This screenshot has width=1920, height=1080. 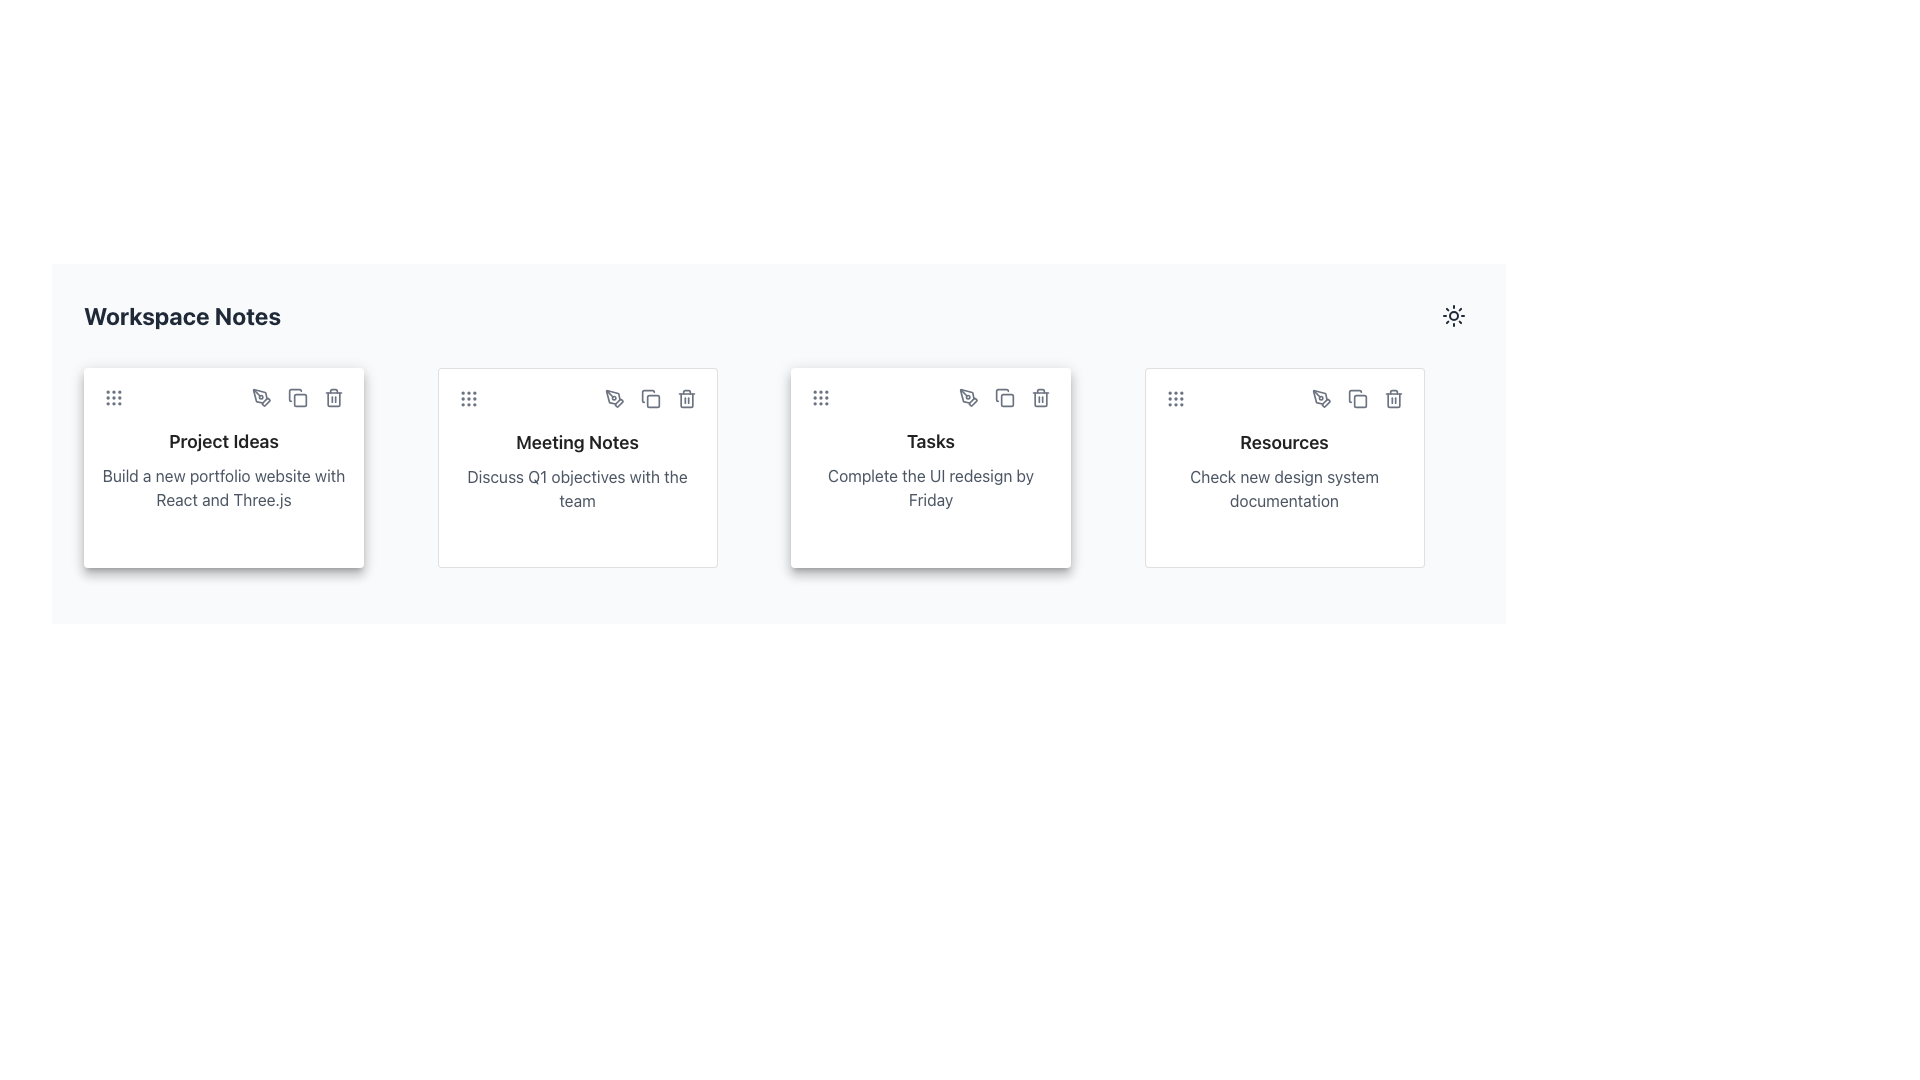 I want to click on the 'Resources' text label, which is part of a card within the 'Workspace Notes' section, located at the far-right position of a row of four cards, so click(x=1284, y=442).